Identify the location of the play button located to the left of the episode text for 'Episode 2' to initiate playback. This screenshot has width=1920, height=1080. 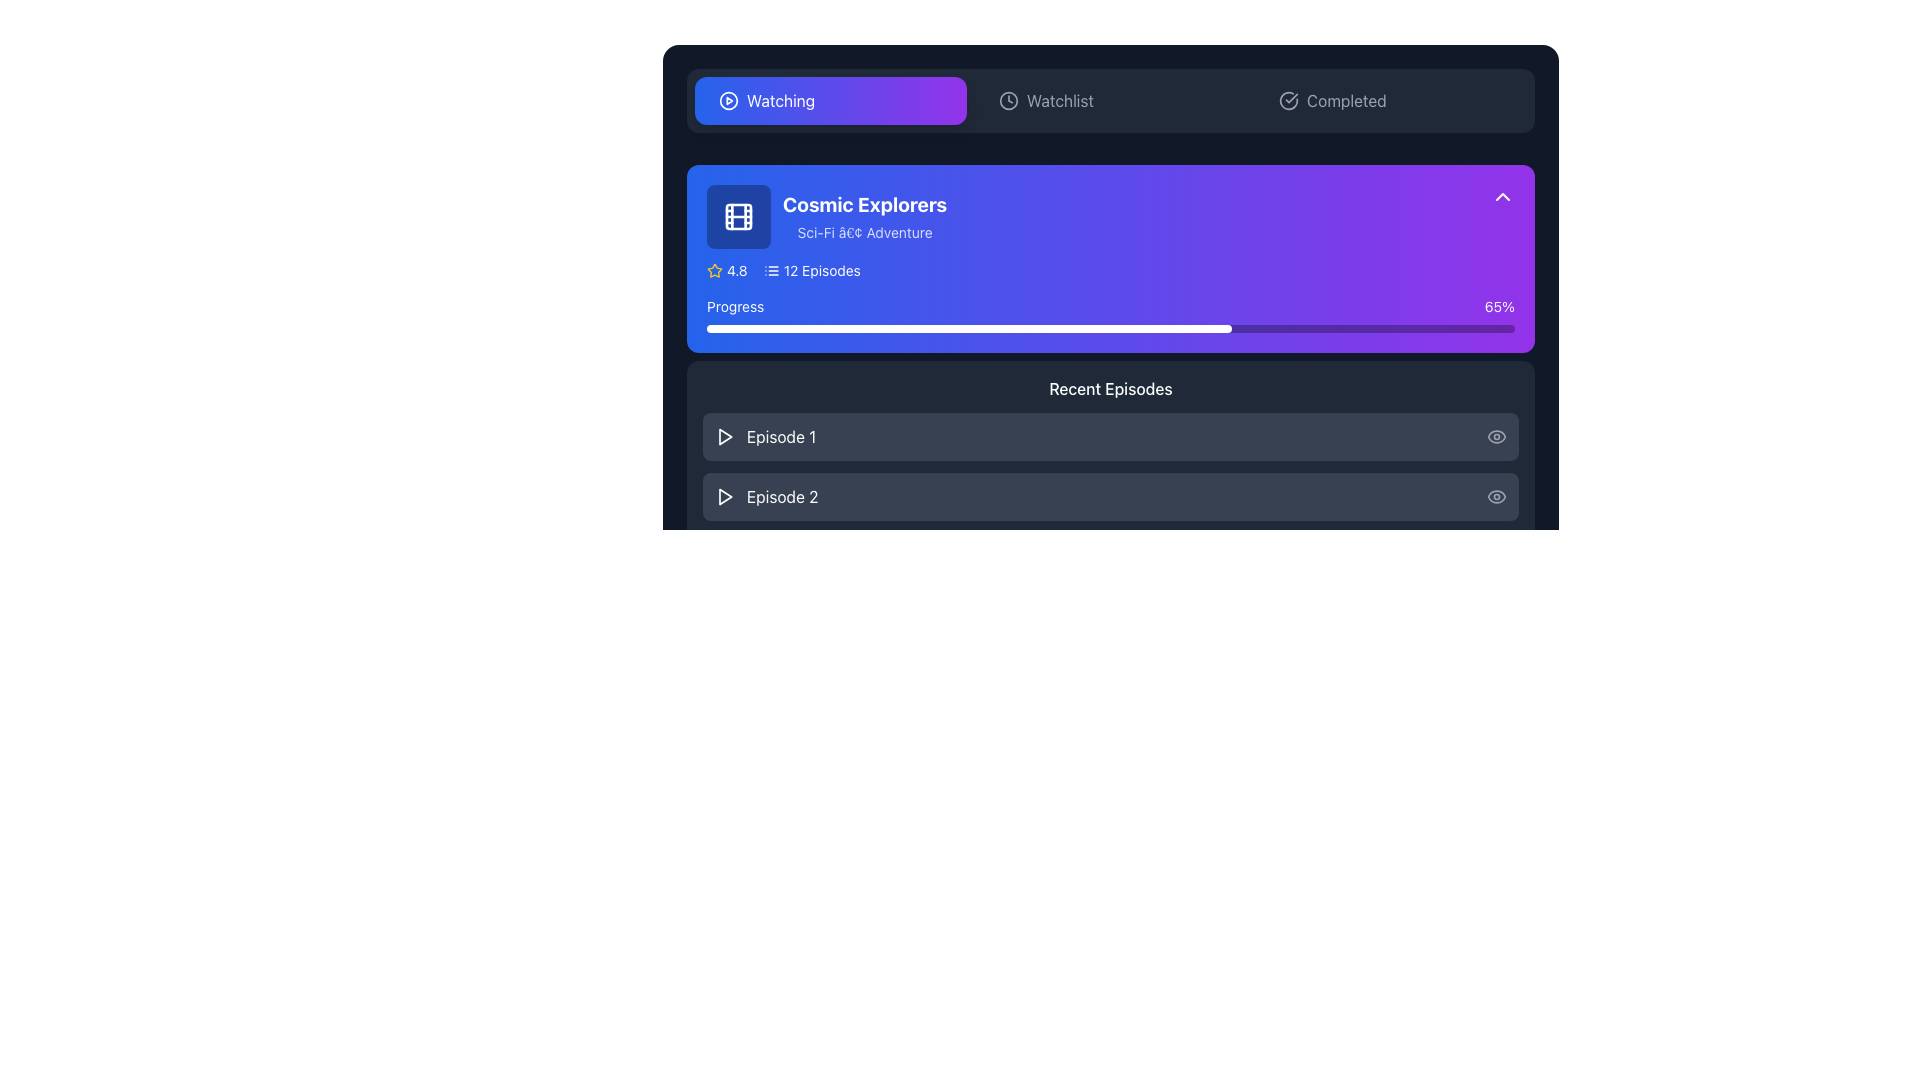
(723, 496).